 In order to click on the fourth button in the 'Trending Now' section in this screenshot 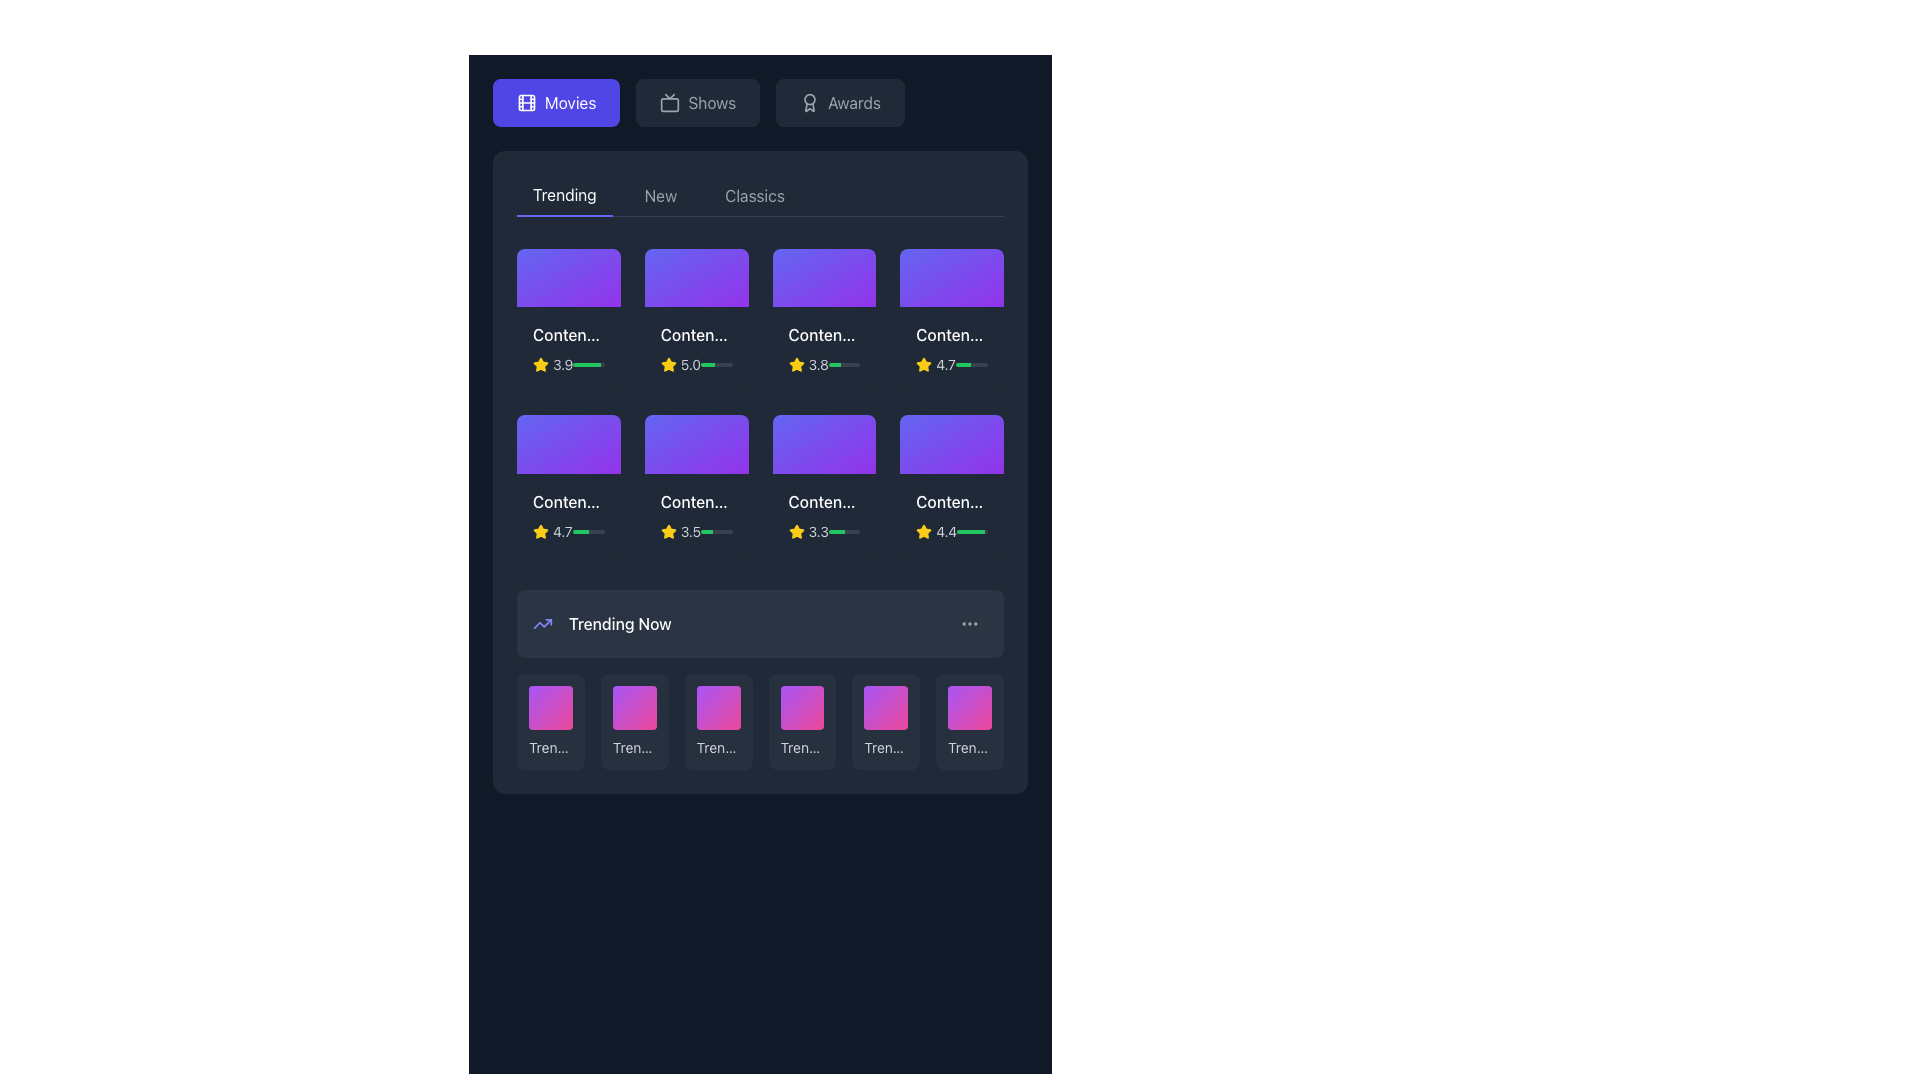, I will do `click(802, 721)`.